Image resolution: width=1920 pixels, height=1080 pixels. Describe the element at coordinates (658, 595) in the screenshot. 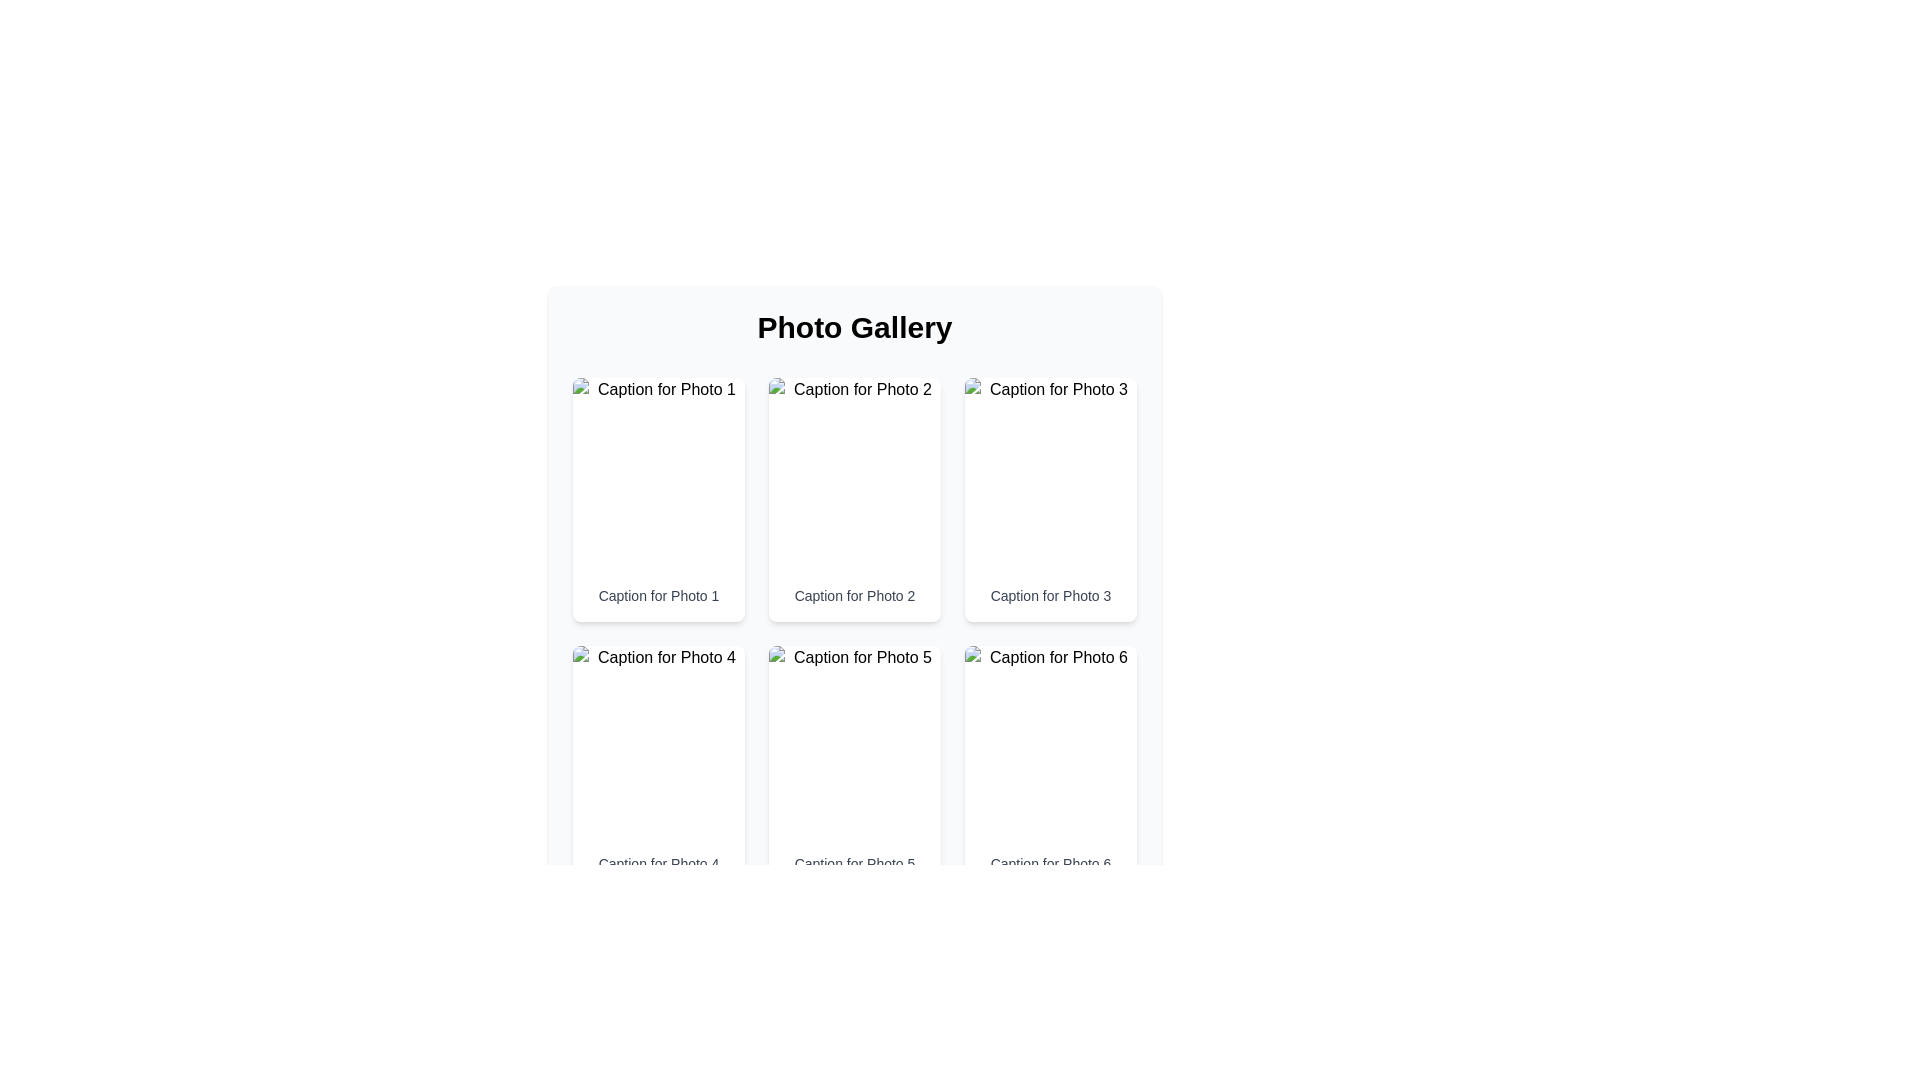

I see `text label that provides a description for the photo located above it in the first row of the grid` at that location.